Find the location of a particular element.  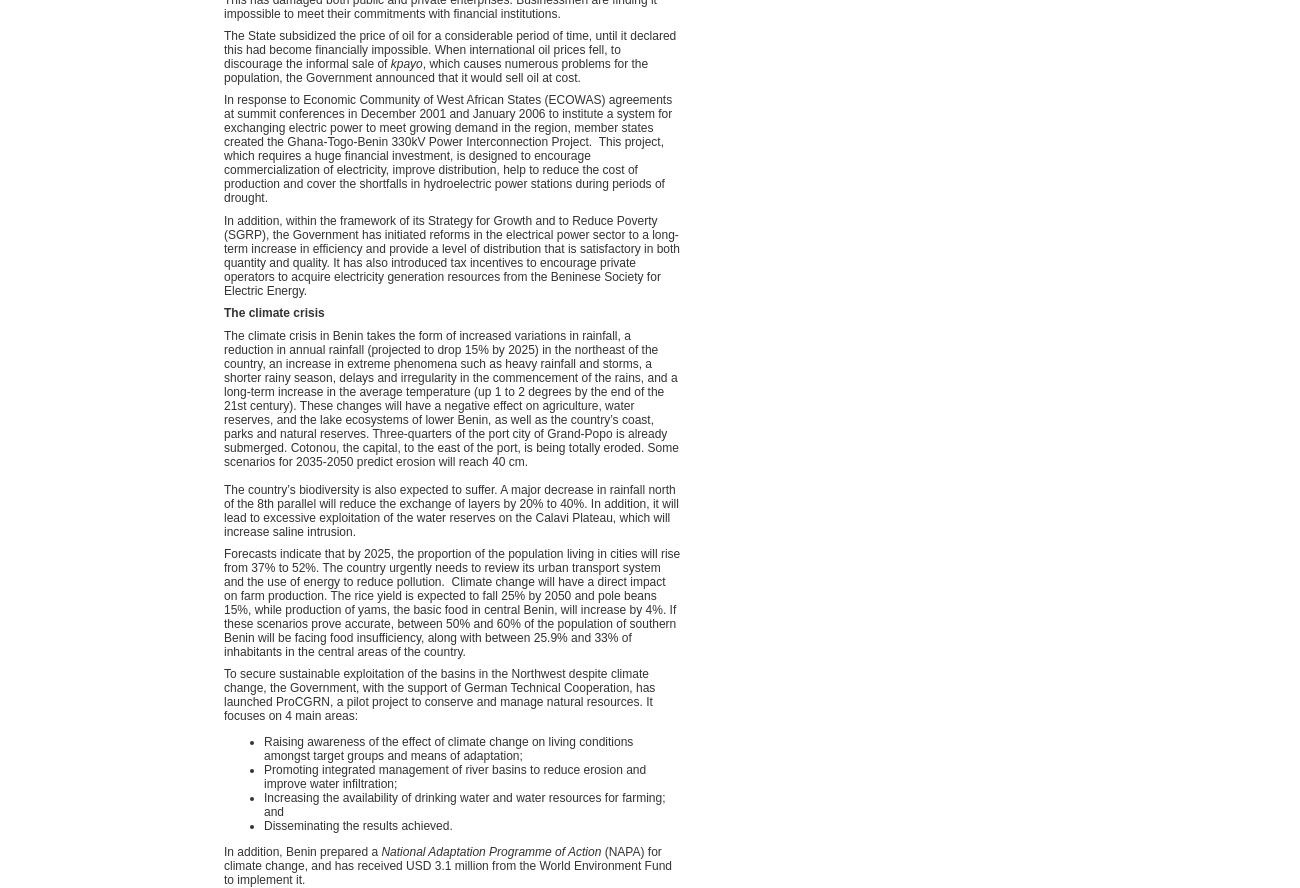

'In response  to Economic Community of West African States (ECOWAS) agreements at summit  conferences in December 2001 and January 2006 to institute a system for  exchanging electric power to meet growing demand in the region, member states created  the Ghana-Togo-Benin 330kV Power Interconnection Project.  This project, which requires a huge financial  investment, is designed to encourage commercialization of electricity, improve  distribution, help to reduce the cost of production and cover the shortfalls in  hydroelectric power stations during periods of drought.' is located at coordinates (221, 149).